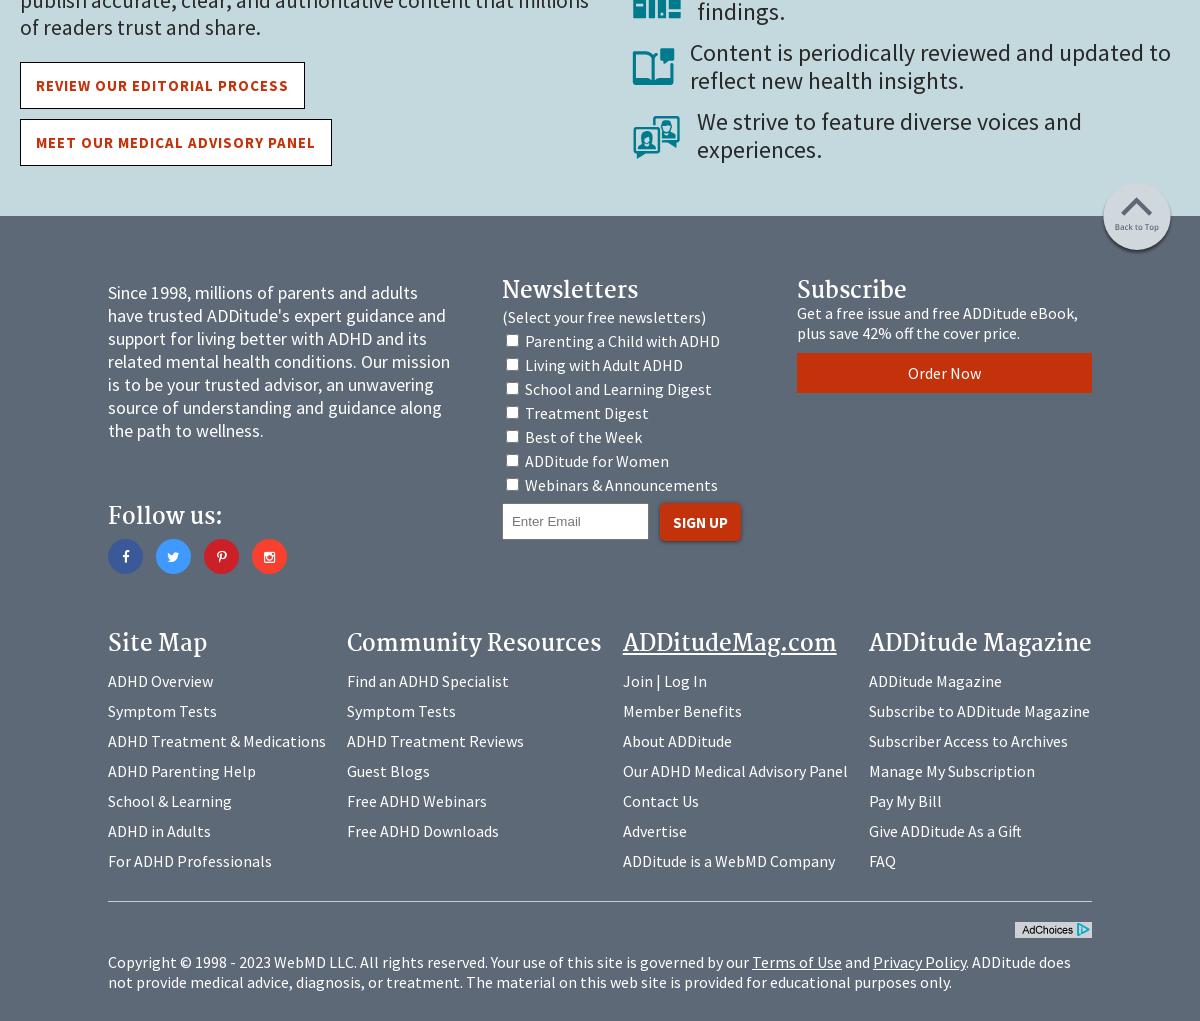 This screenshot has height=1021, width=1200. Describe the element at coordinates (681, 710) in the screenshot. I see `'Member Benefits'` at that location.